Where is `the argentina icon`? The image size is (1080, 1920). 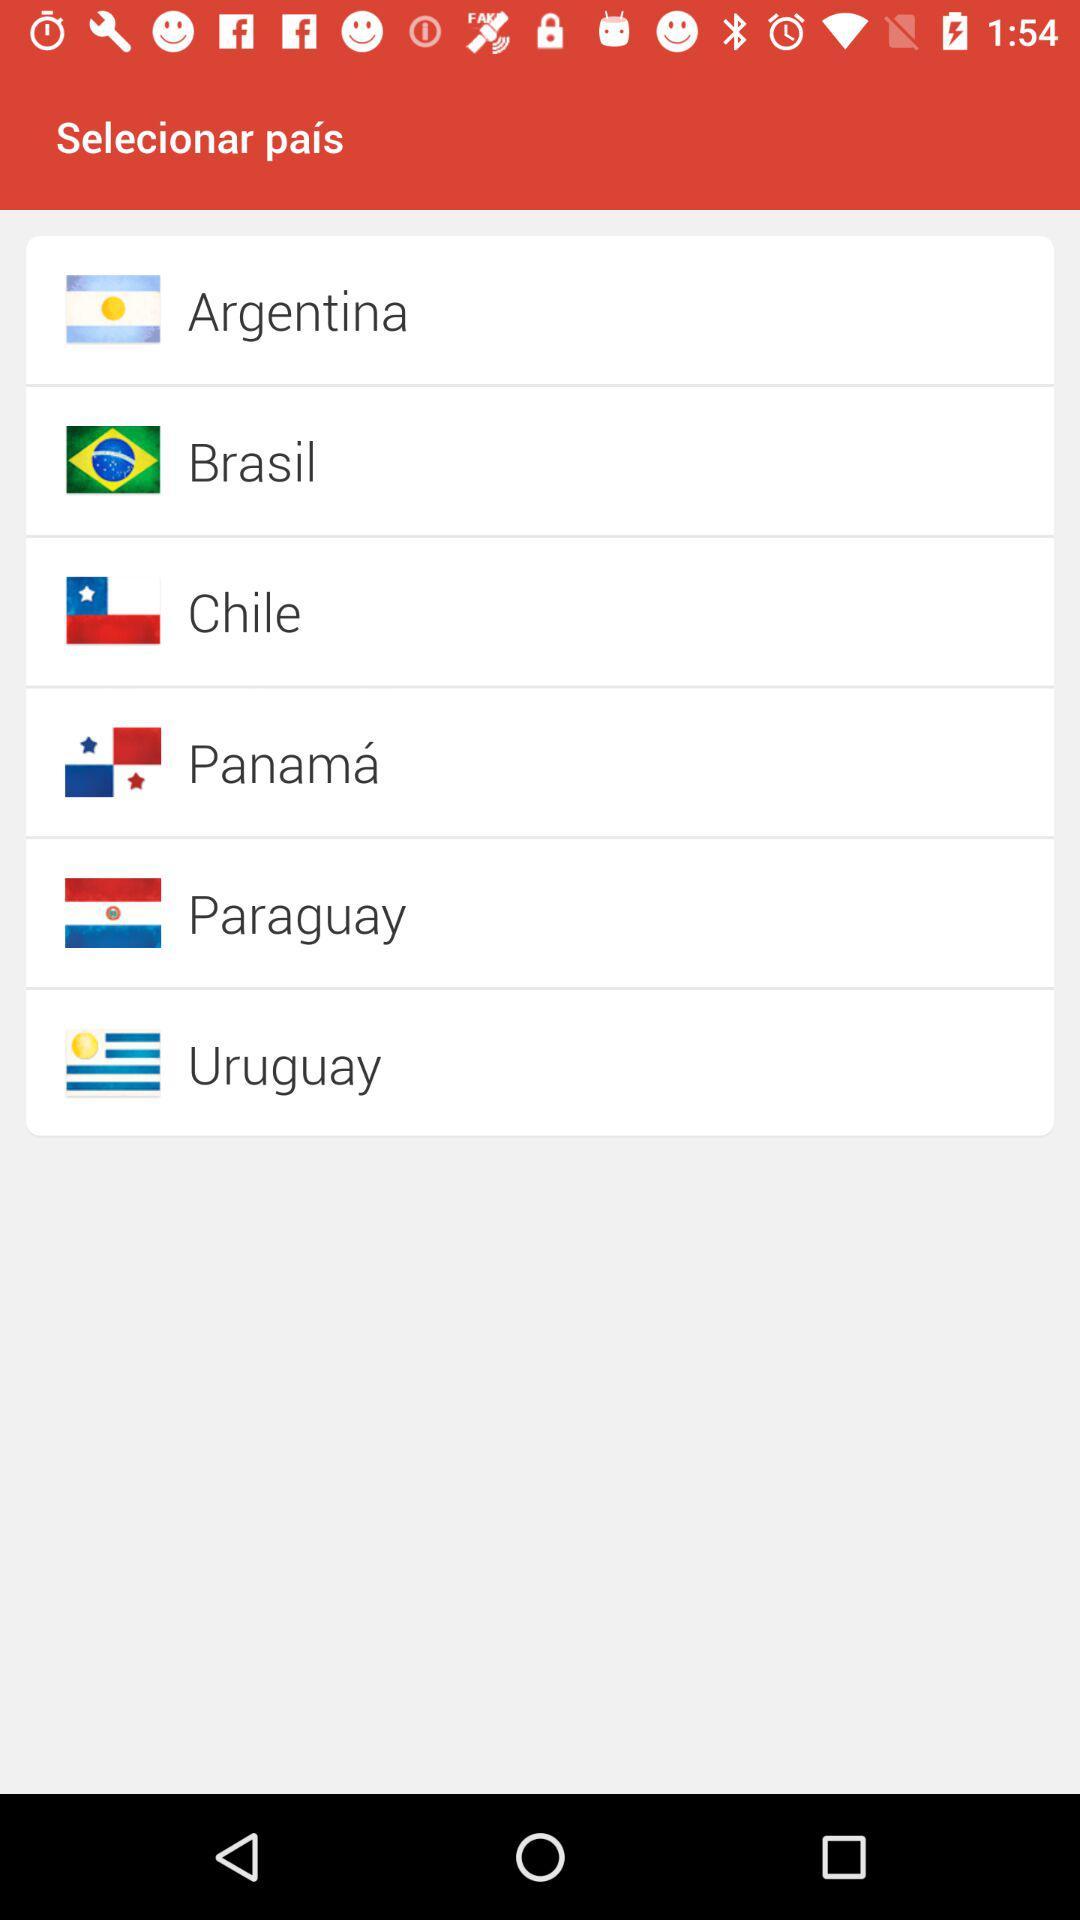
the argentina icon is located at coordinates (469, 309).